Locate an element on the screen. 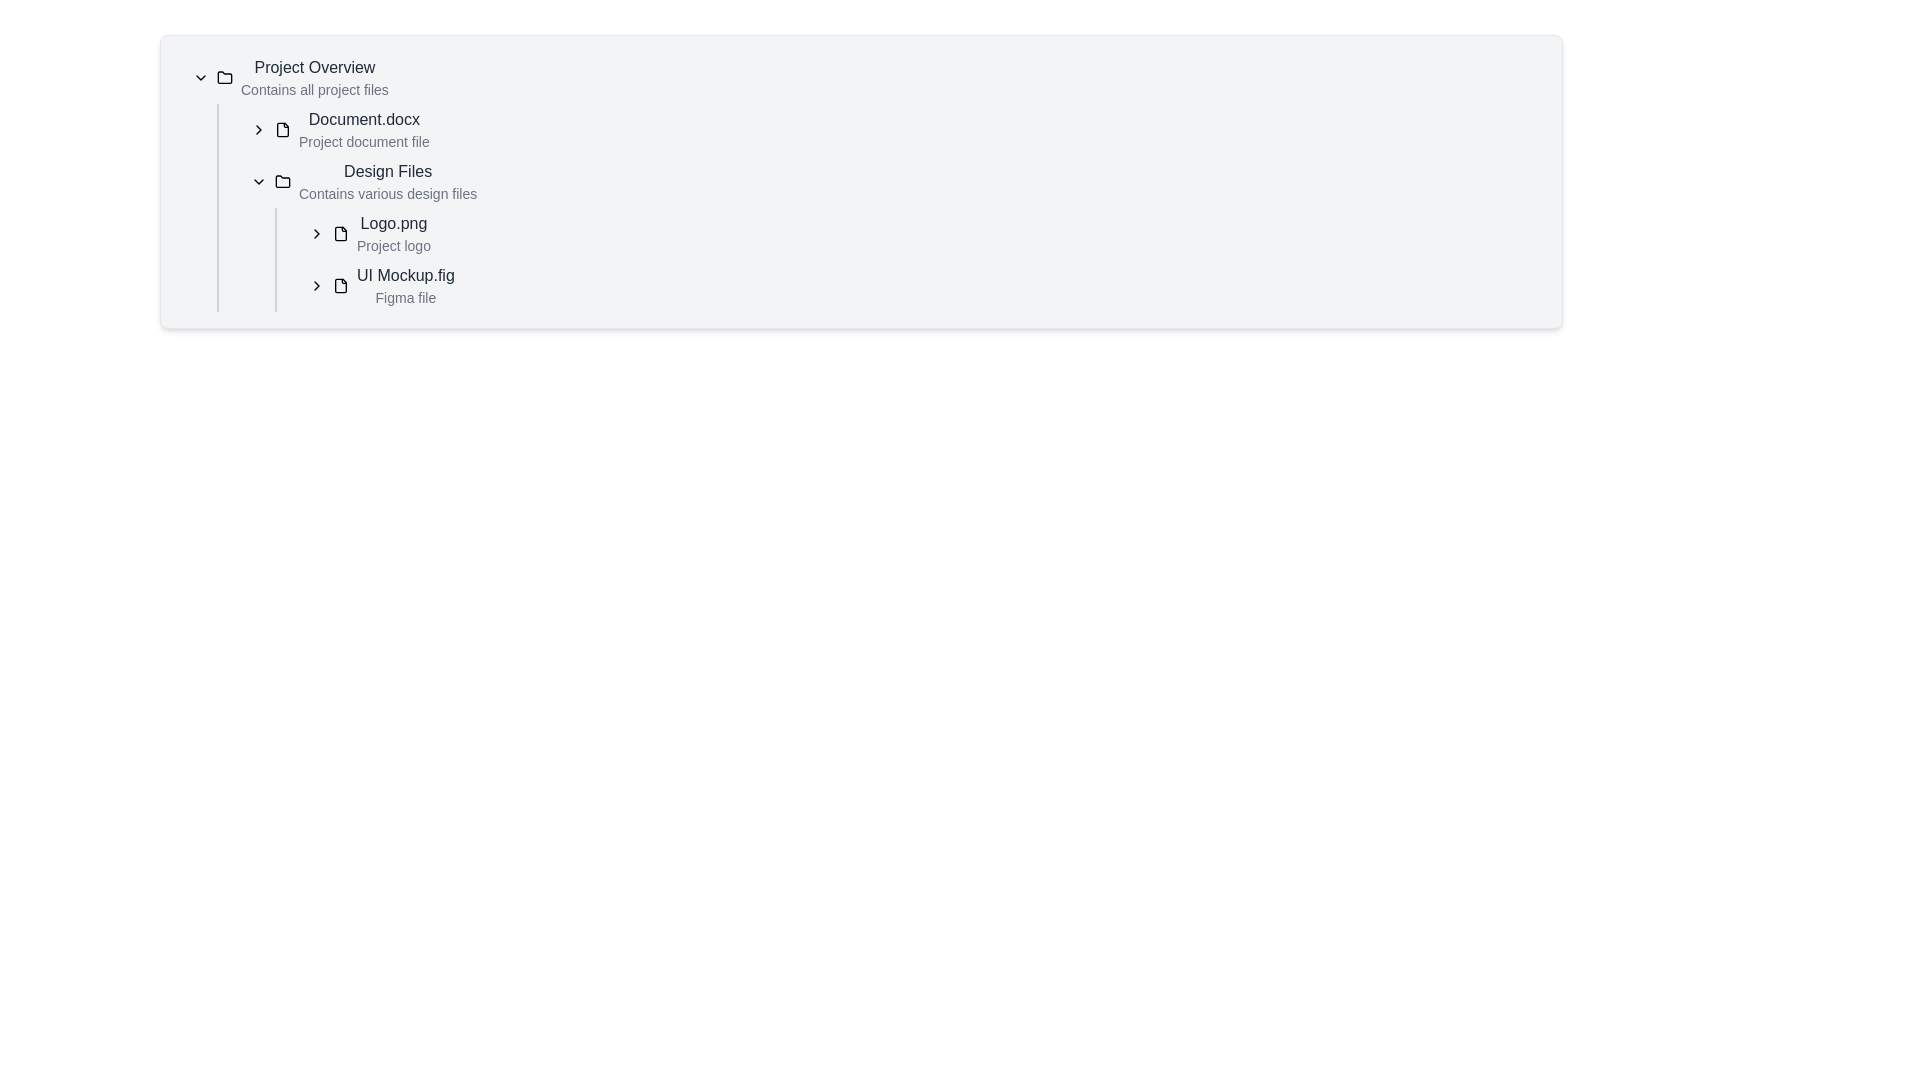 This screenshot has height=1080, width=1920. the arrow icon located immediately to the left of the text 'Logo.png' is located at coordinates (315, 233).